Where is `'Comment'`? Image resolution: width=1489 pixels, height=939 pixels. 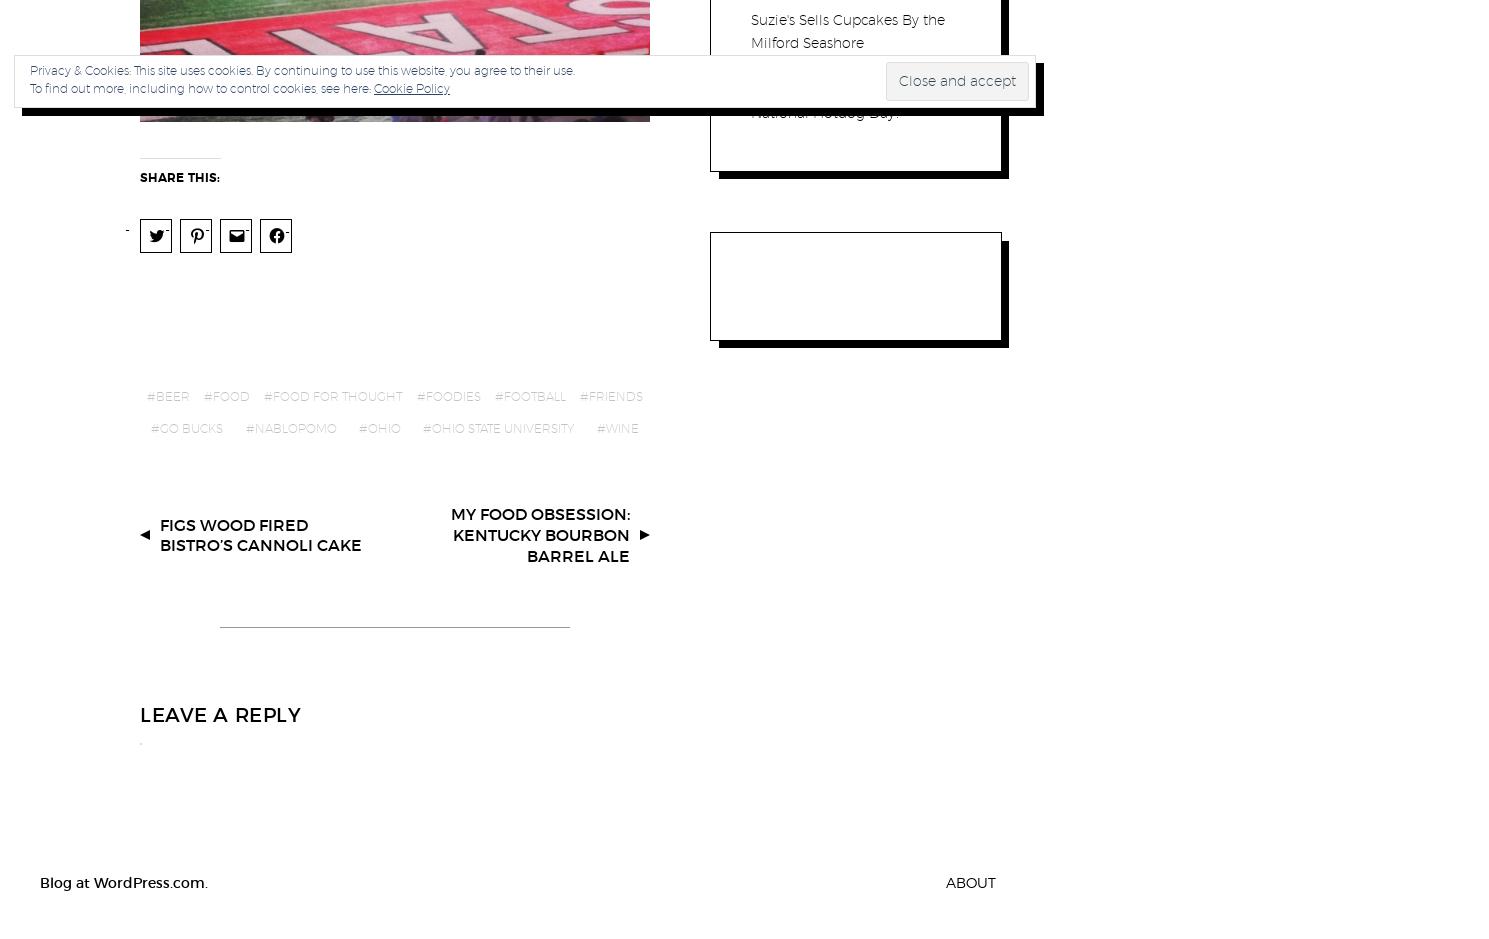 'Comment' is located at coordinates (869, 94).